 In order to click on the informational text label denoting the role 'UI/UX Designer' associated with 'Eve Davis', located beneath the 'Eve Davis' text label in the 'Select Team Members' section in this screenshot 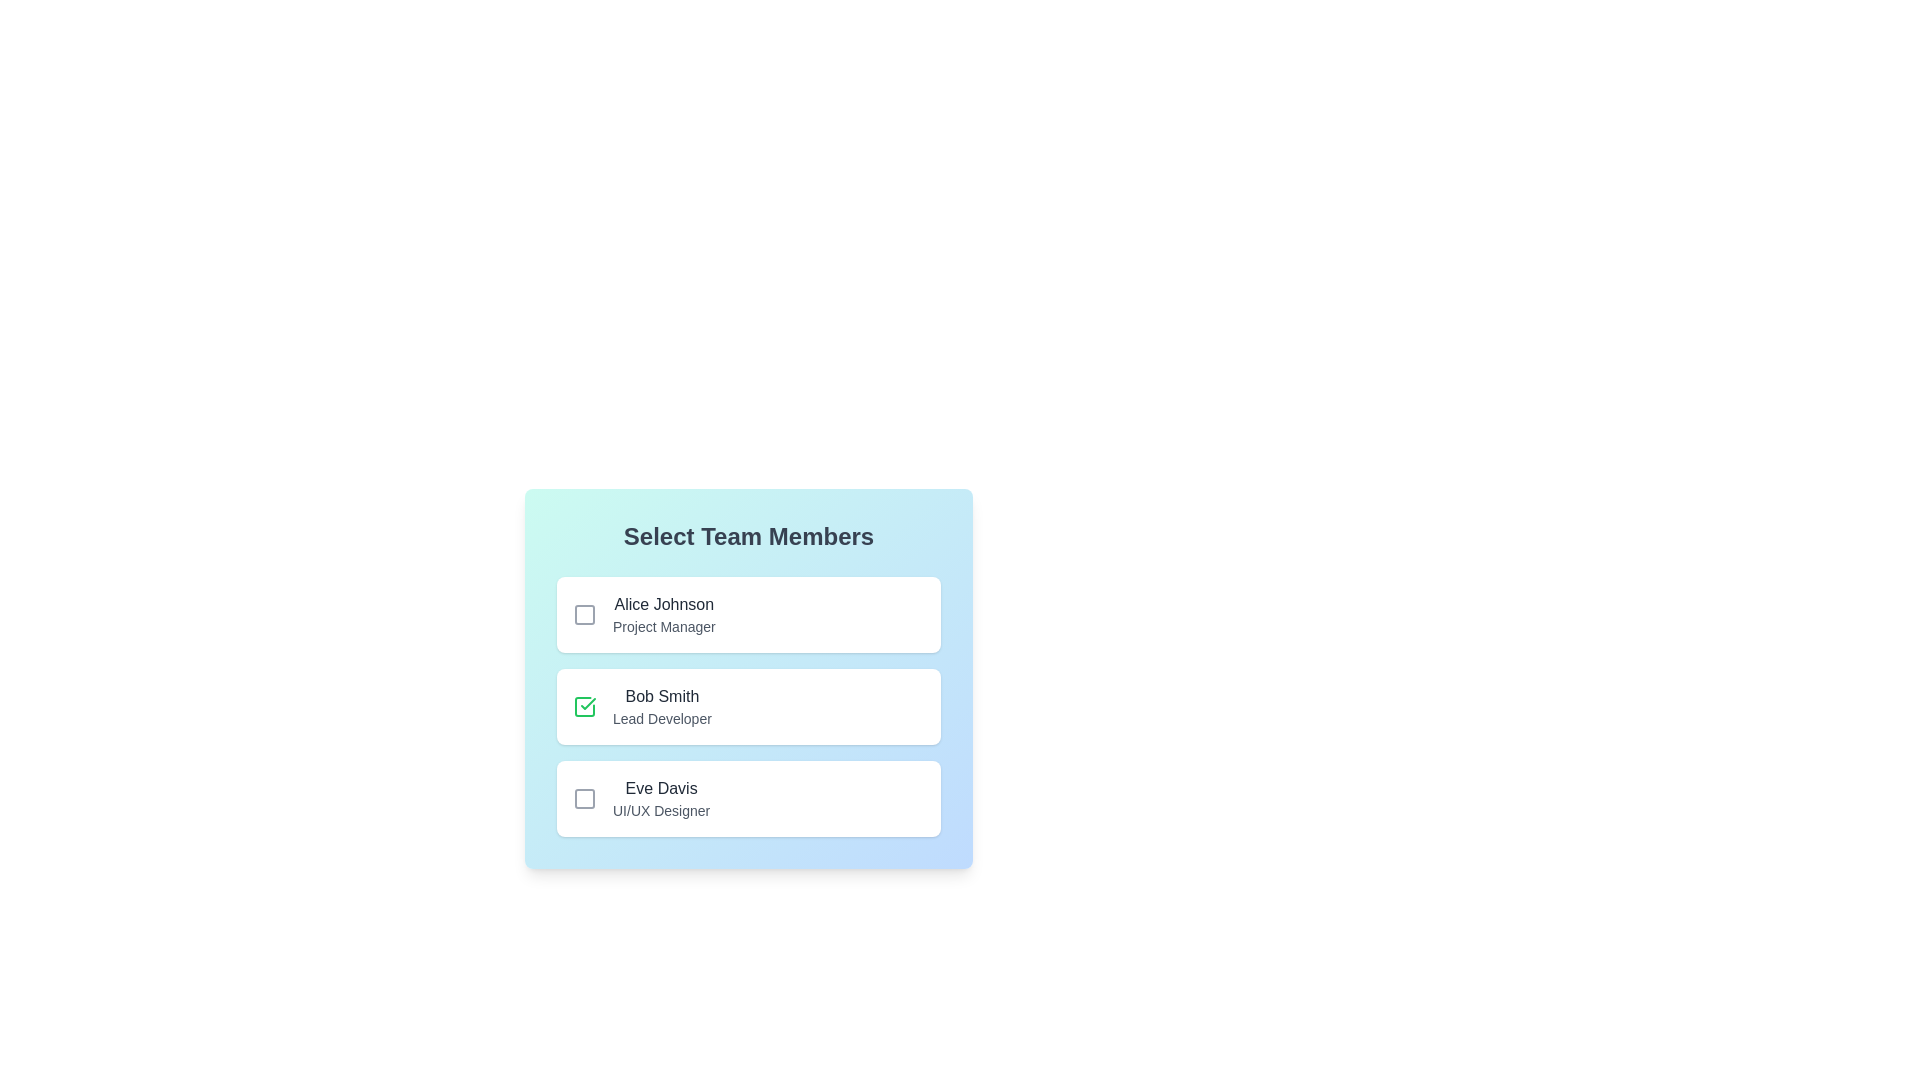, I will do `click(661, 810)`.